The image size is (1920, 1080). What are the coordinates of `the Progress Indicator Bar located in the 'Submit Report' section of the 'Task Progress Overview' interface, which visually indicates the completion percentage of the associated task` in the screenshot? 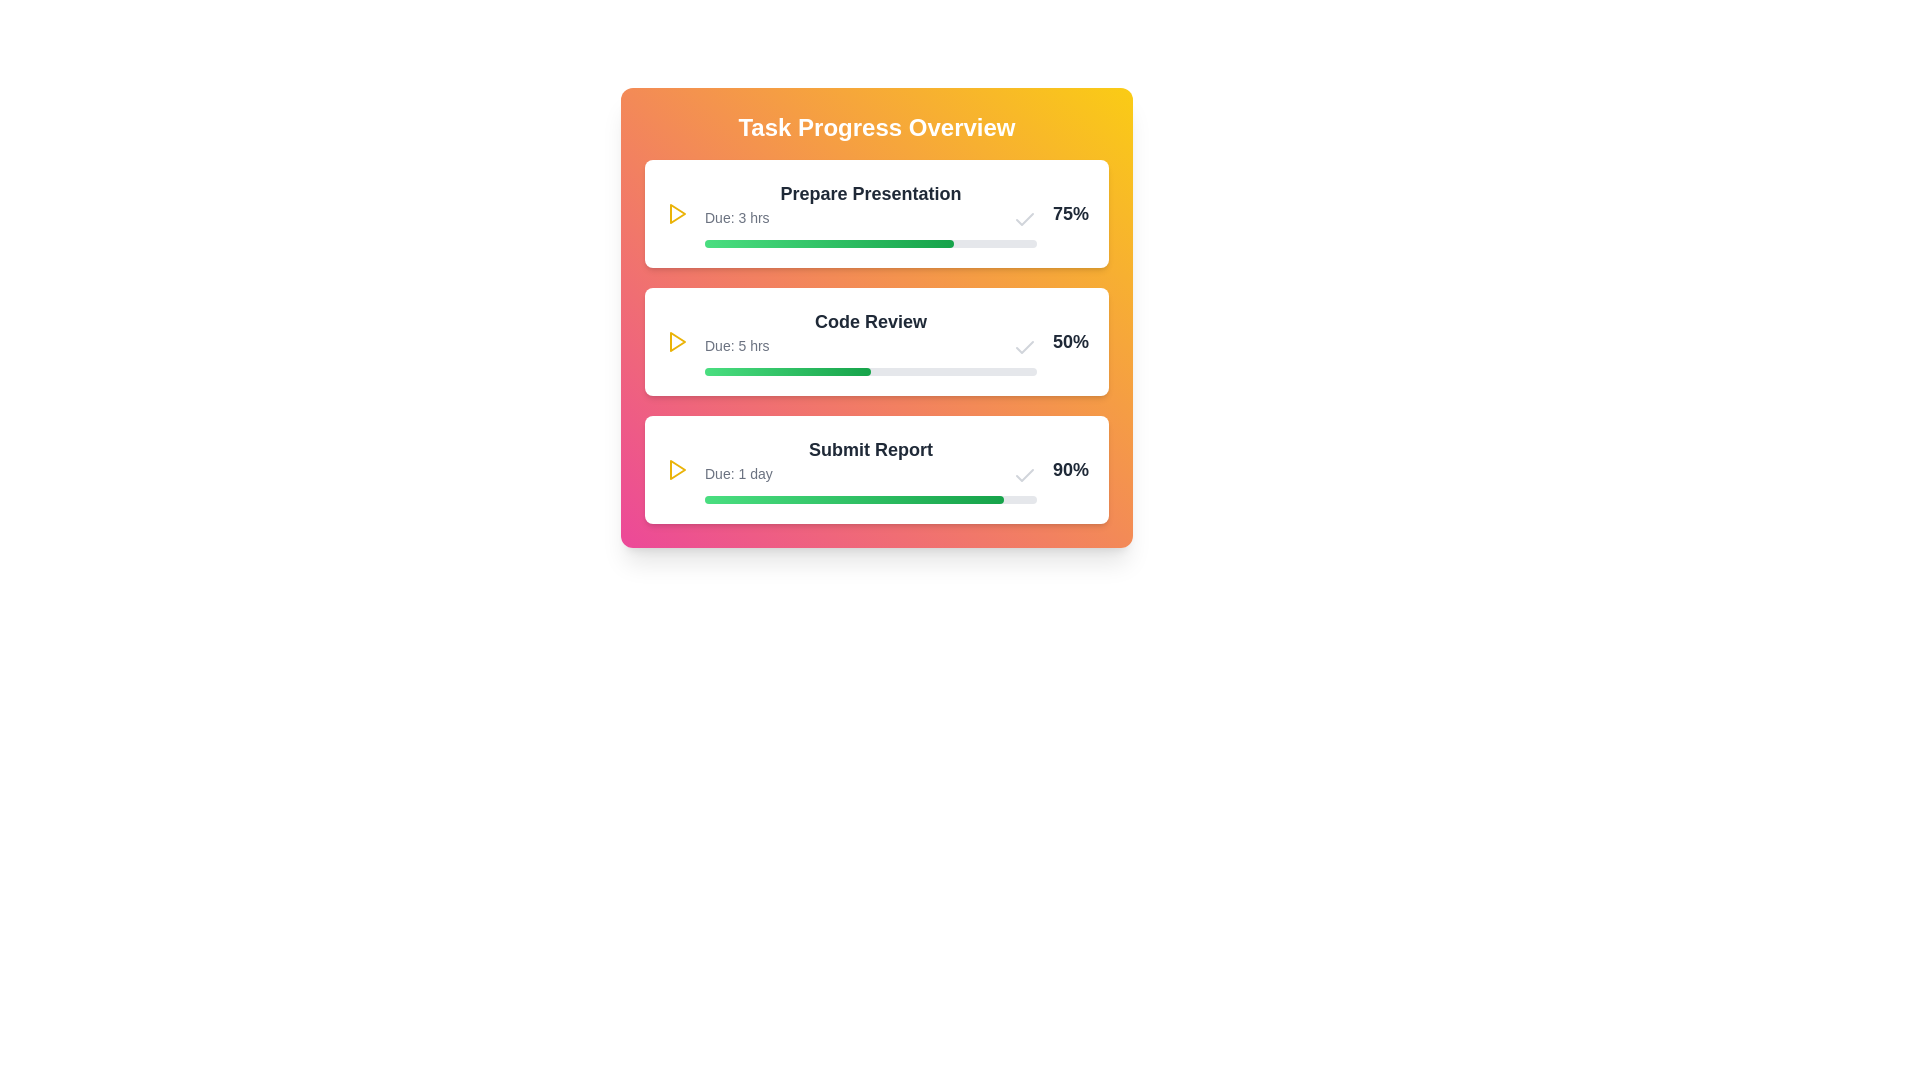 It's located at (854, 499).